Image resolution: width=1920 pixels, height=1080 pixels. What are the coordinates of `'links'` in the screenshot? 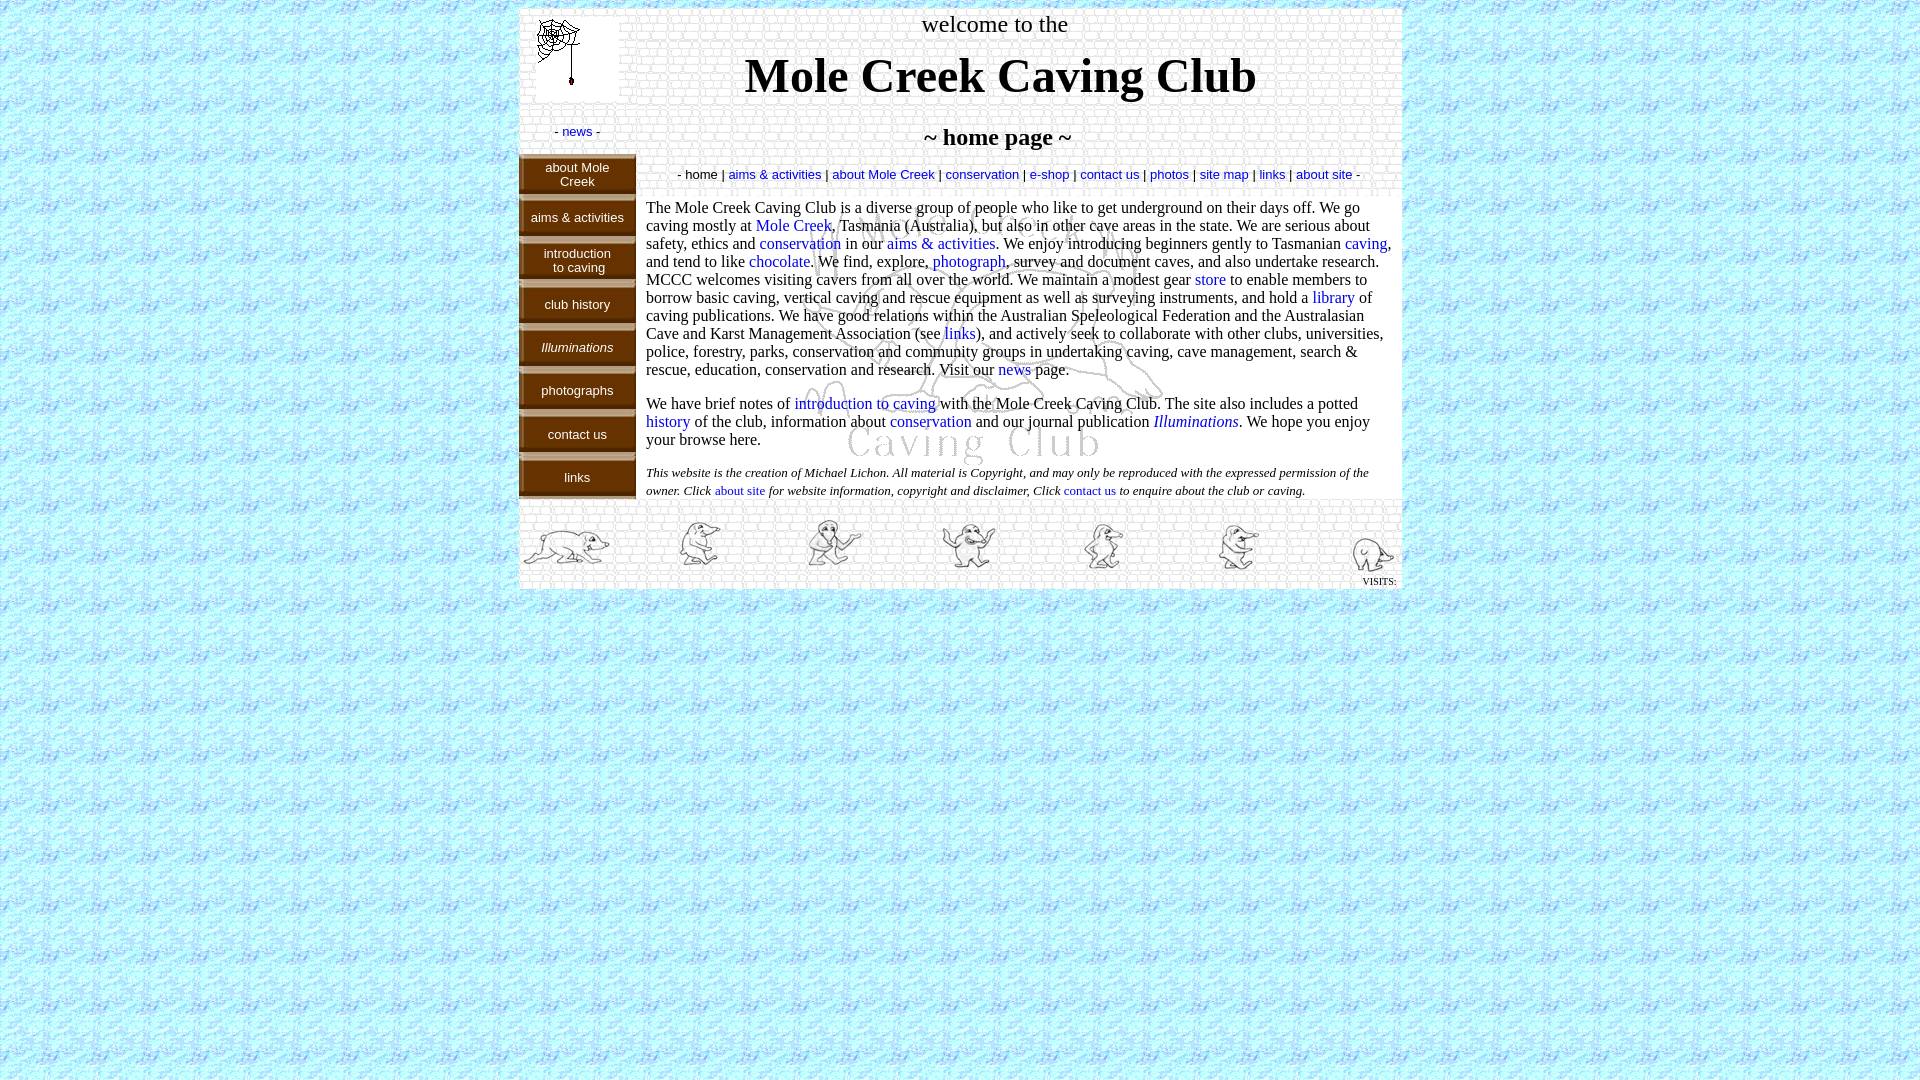 It's located at (960, 332).